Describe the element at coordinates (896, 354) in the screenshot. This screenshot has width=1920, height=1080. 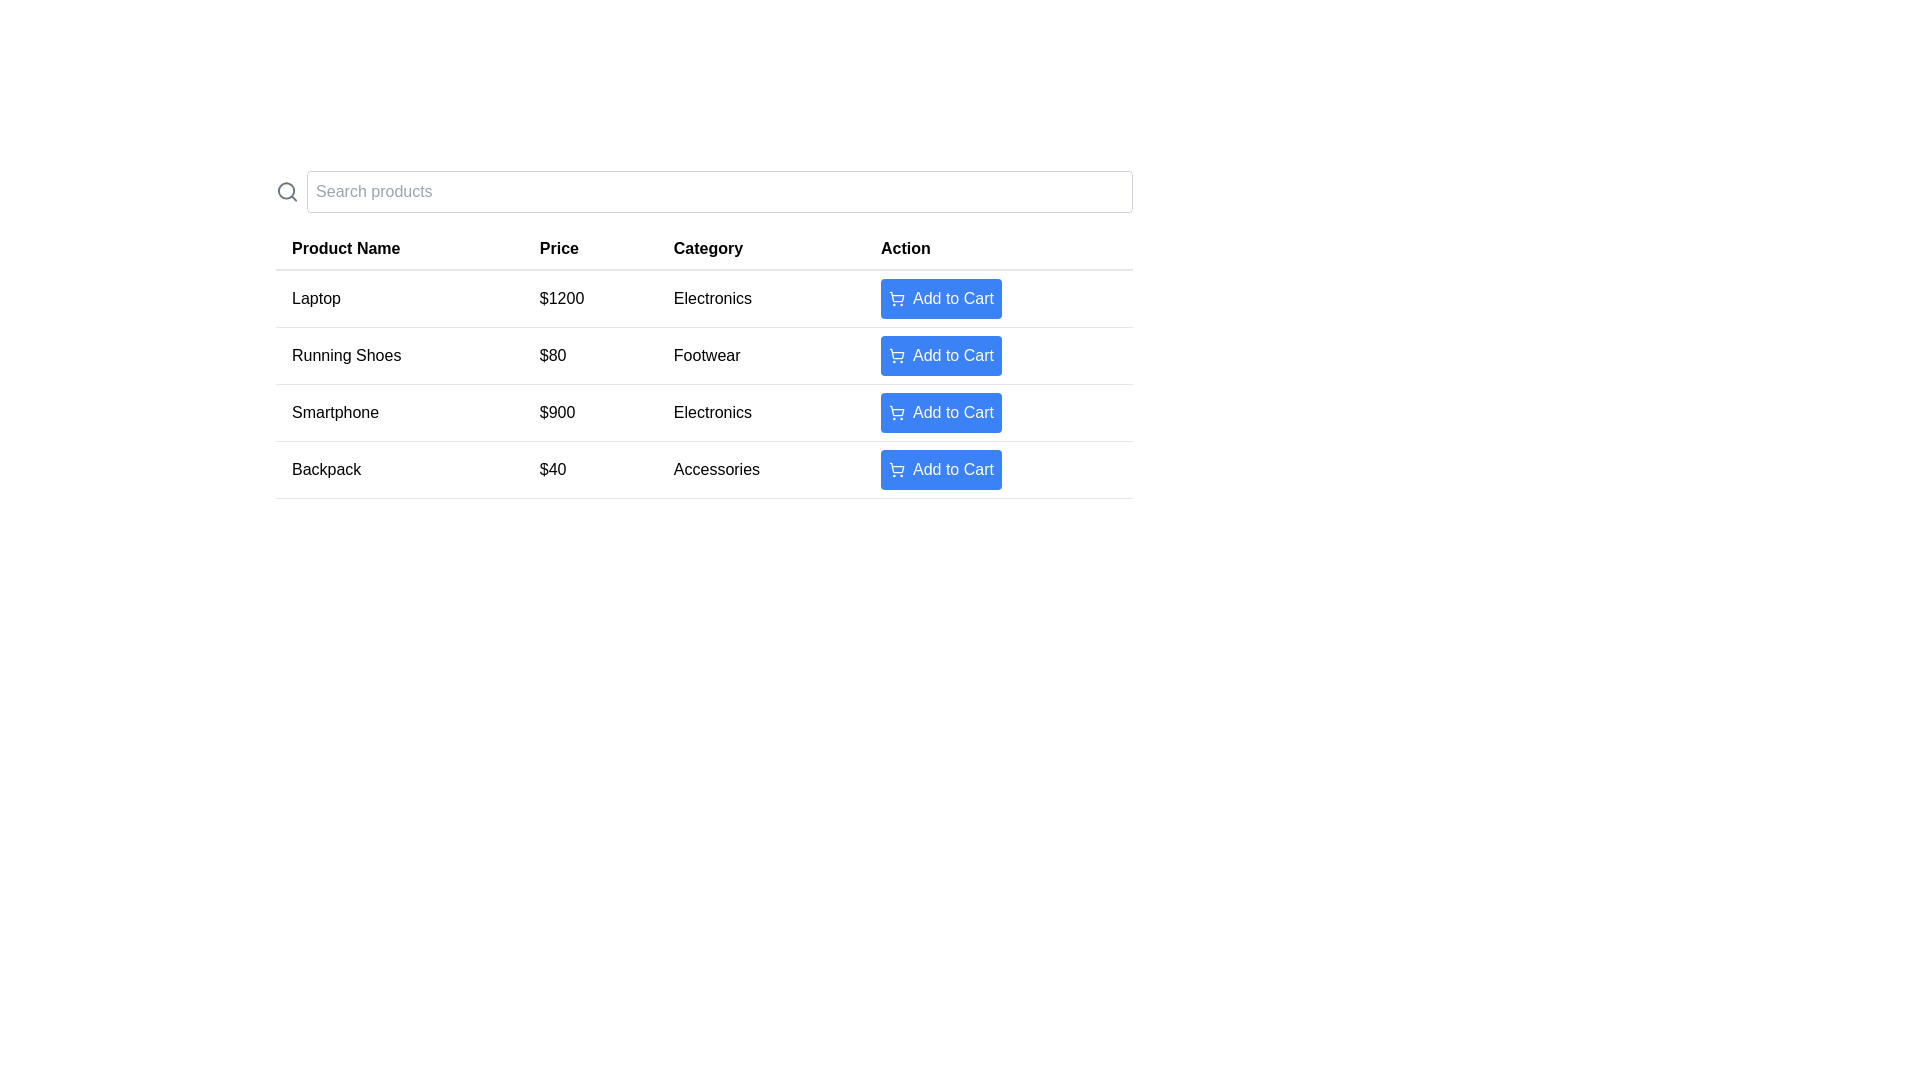
I see `the shopping cart icon on the 'Add to Cart' button for the 'Running Shoes' product, which is located in the second row of the 'Action' column in the table layout` at that location.